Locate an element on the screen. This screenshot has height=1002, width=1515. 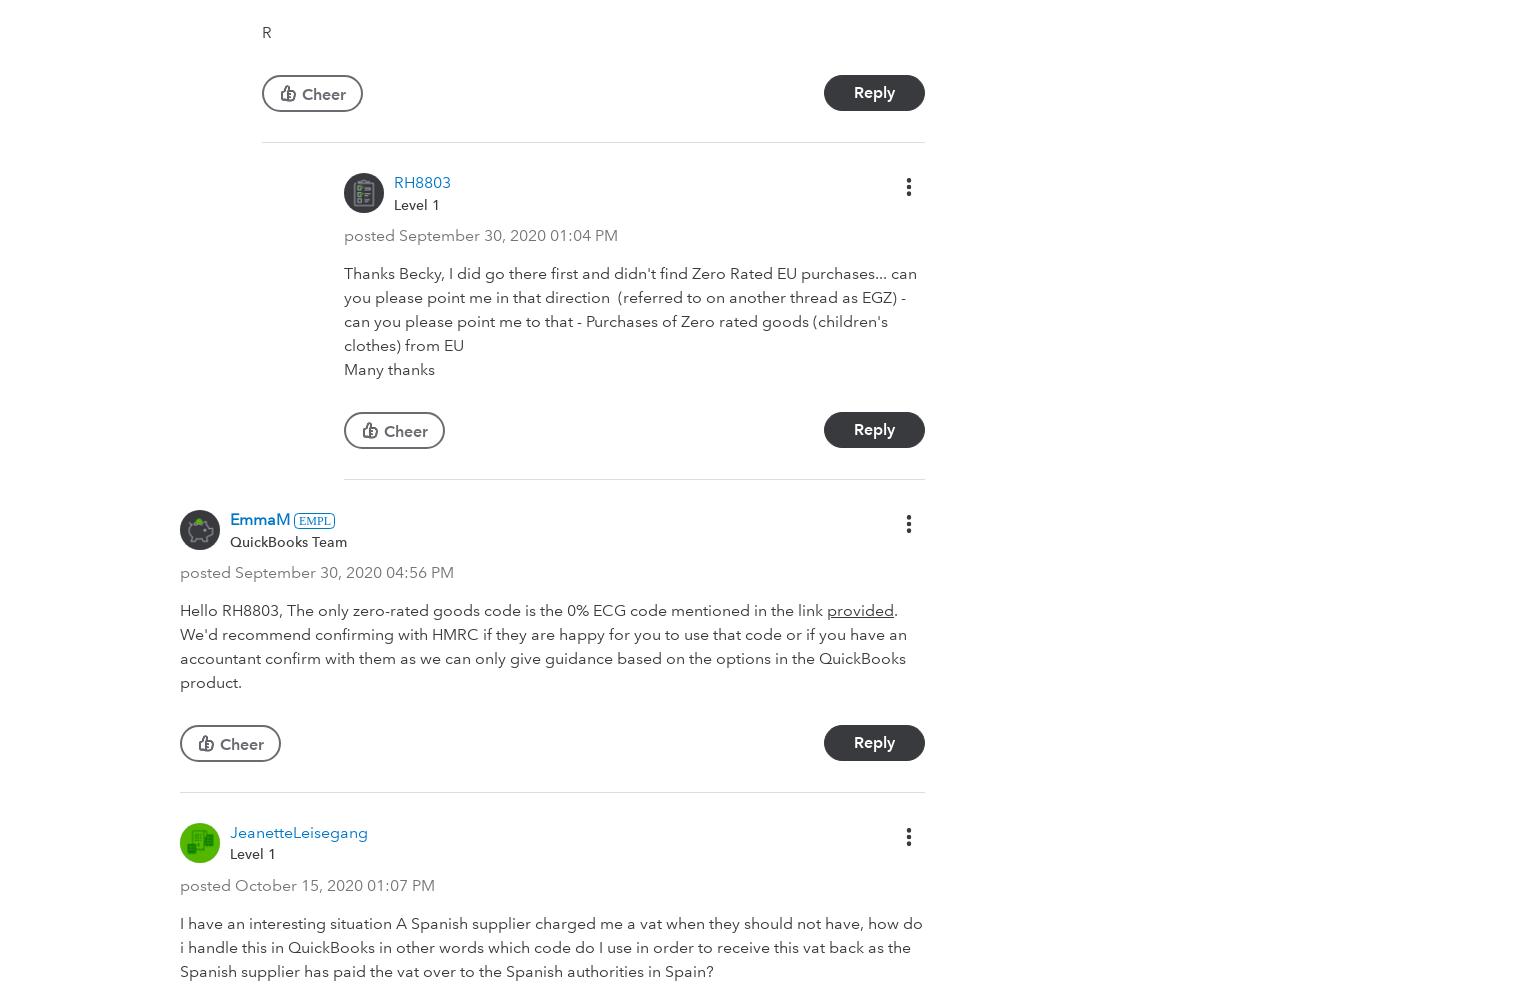
'01:07 PM' is located at coordinates (401, 885).